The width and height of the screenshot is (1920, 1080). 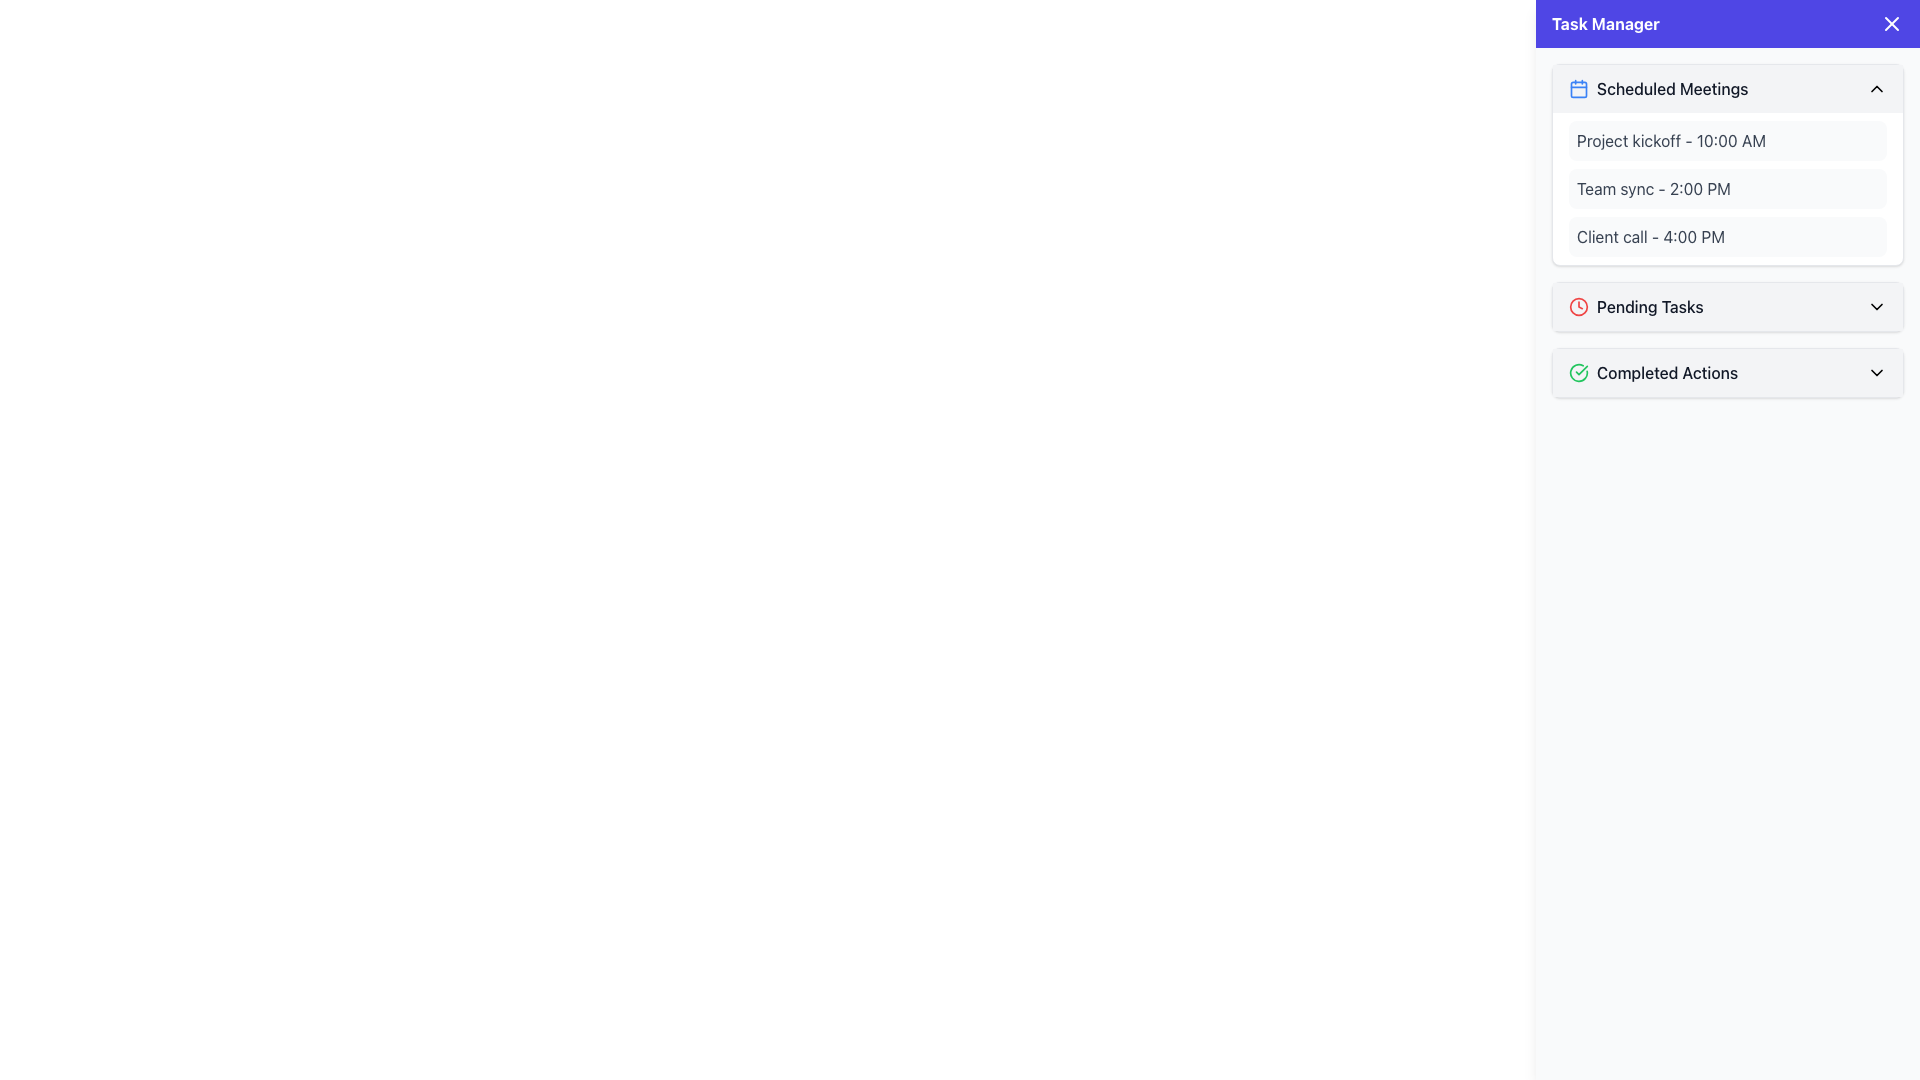 What do you see at coordinates (1653, 189) in the screenshot?
I see `the 'Team sync' scheduled meeting item in the 'Scheduled Meetings' section of the 'Task Manager' sidebar` at bounding box center [1653, 189].